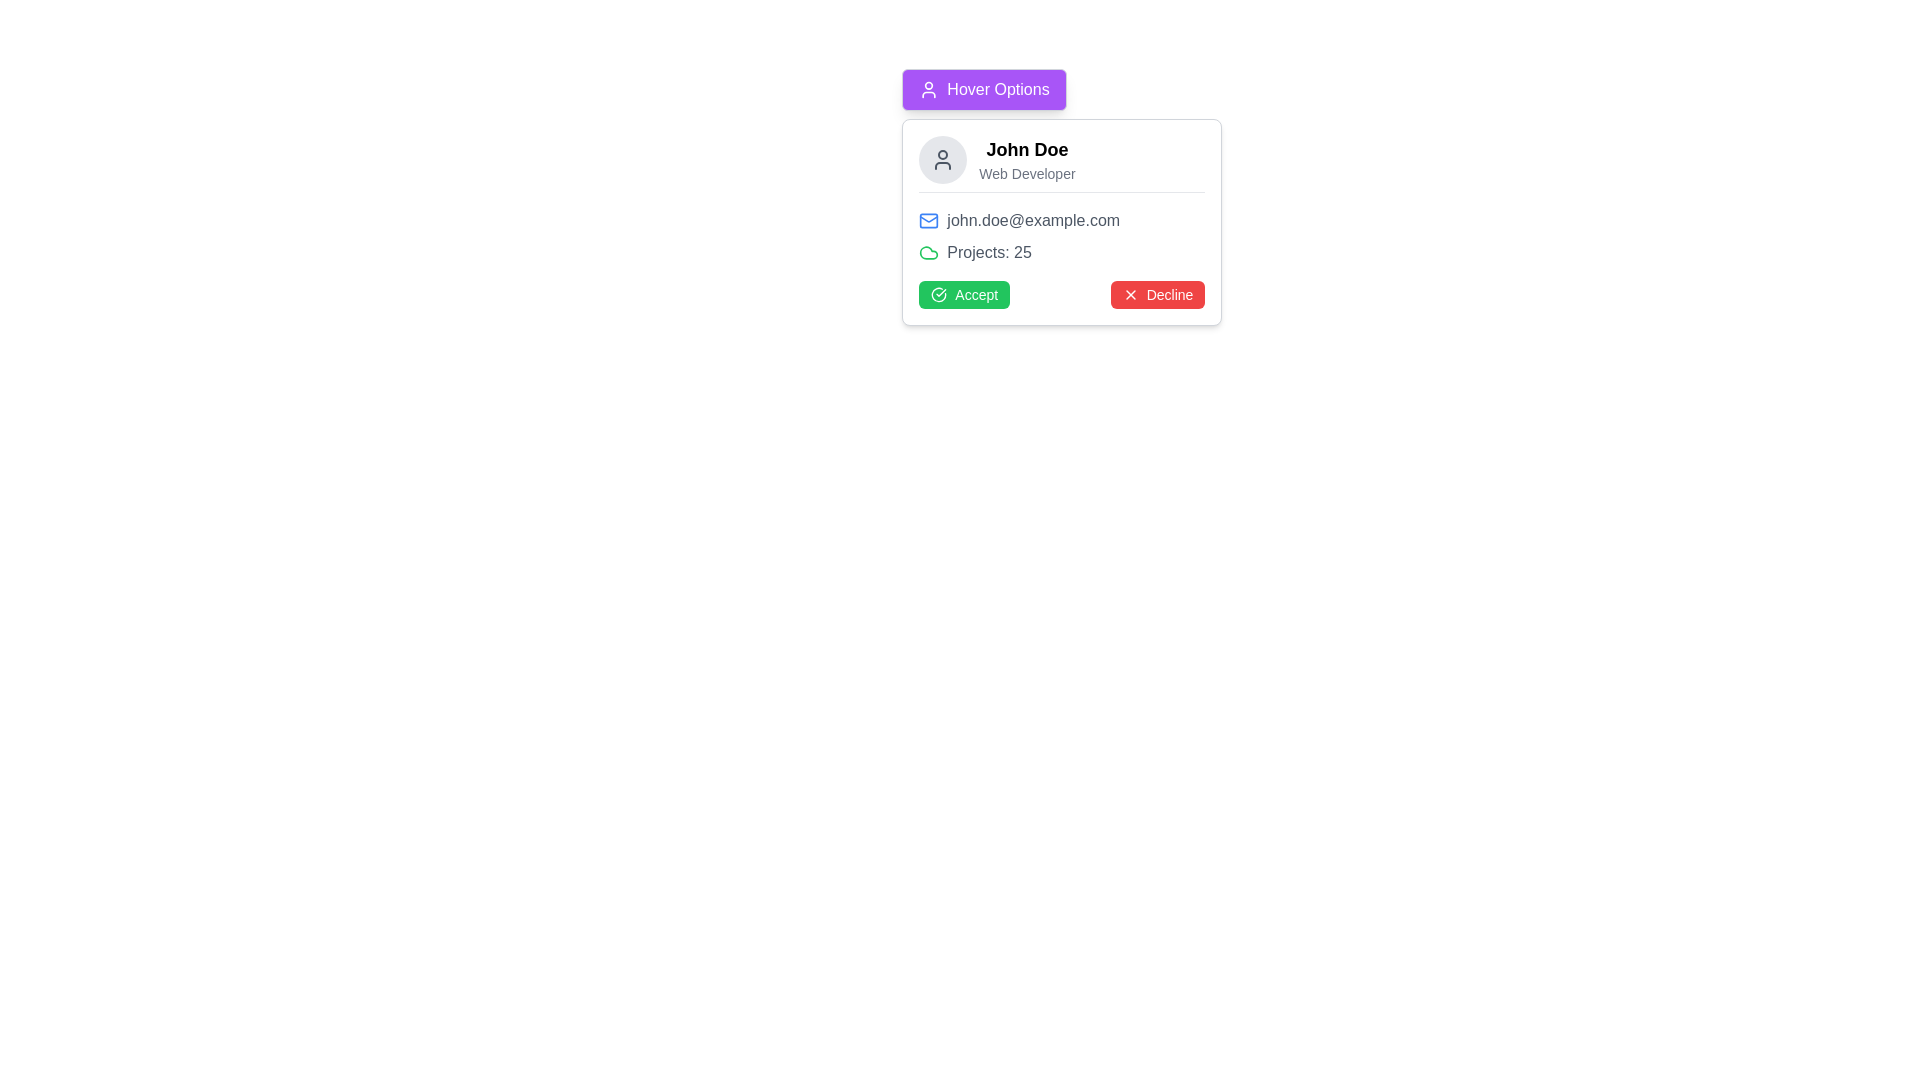 This screenshot has width=1920, height=1080. I want to click on the green cloud-shaped icon indicating active status, located to the left of the 'Projects: 25' text, so click(928, 252).